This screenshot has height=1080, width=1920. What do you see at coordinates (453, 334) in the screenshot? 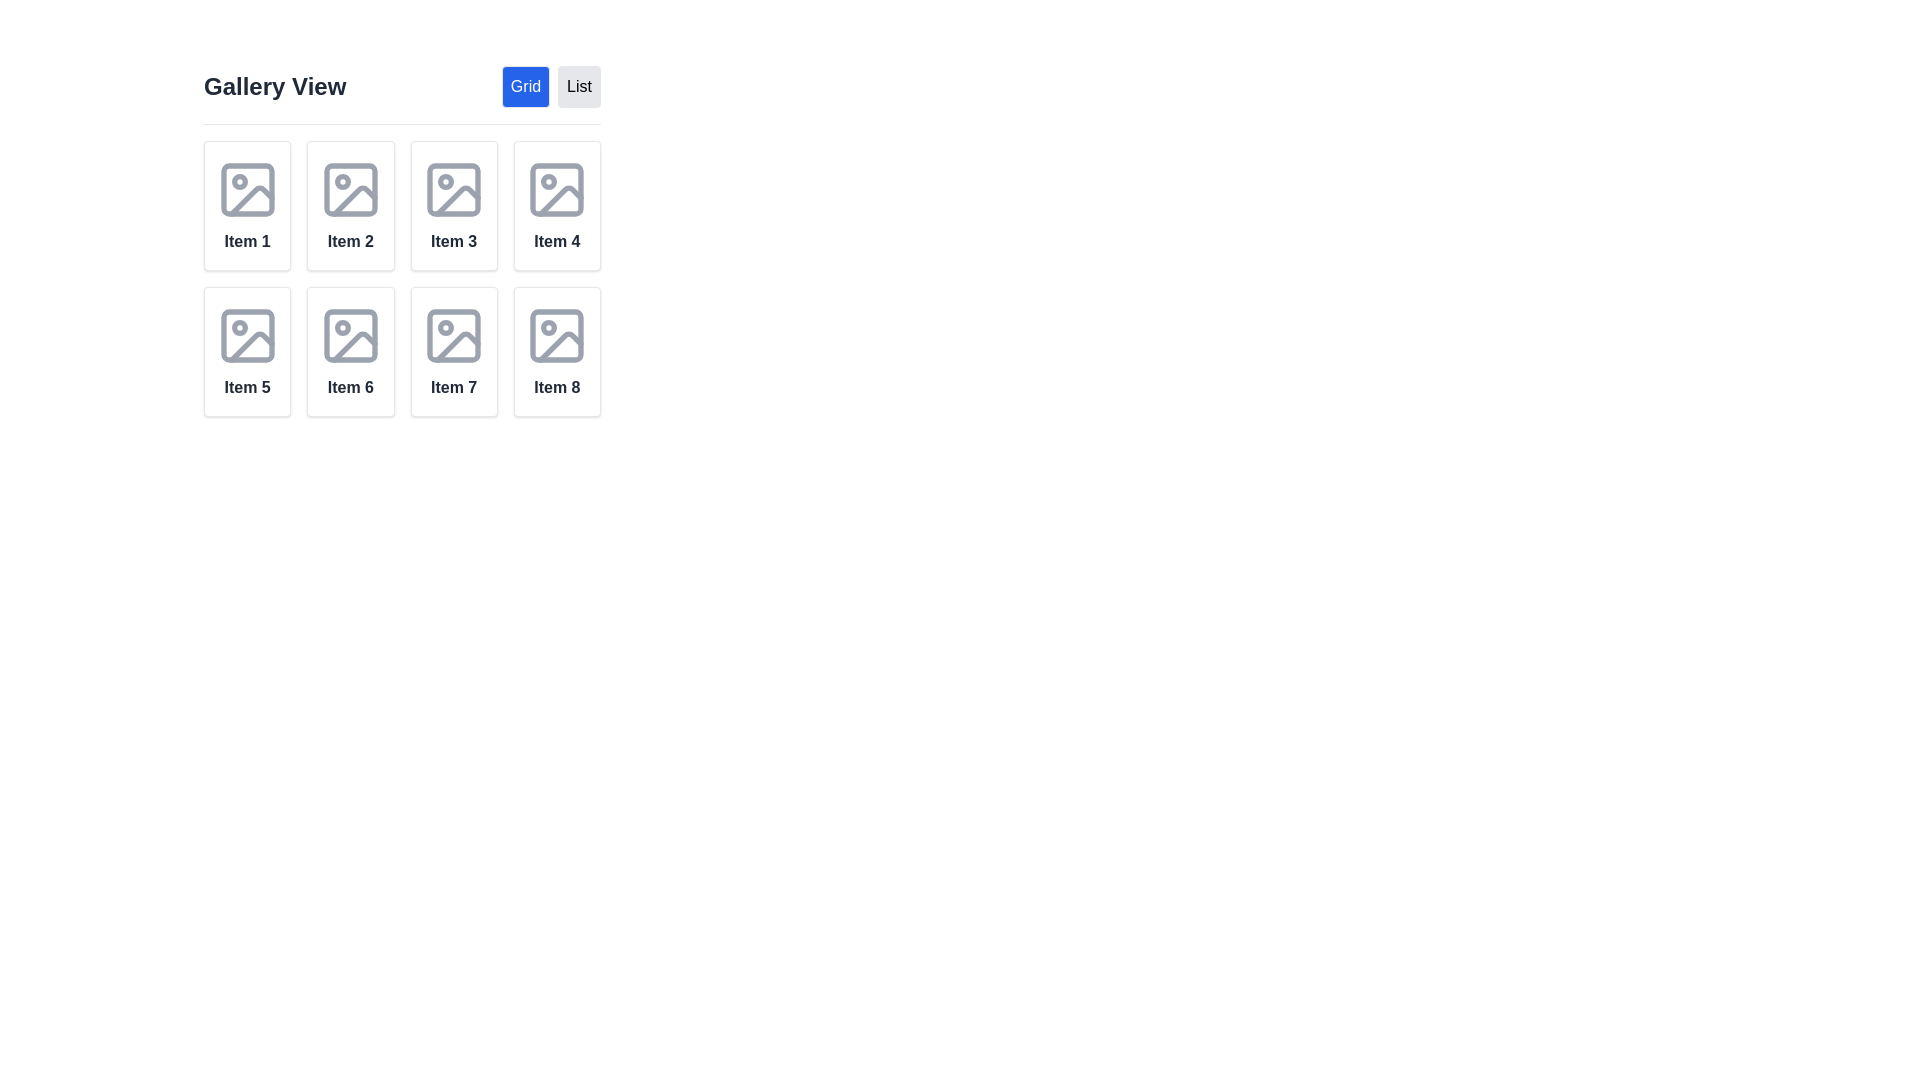
I see `the SVG Image Placeholder located in the upper center of the card titled 'Item 7'` at bounding box center [453, 334].